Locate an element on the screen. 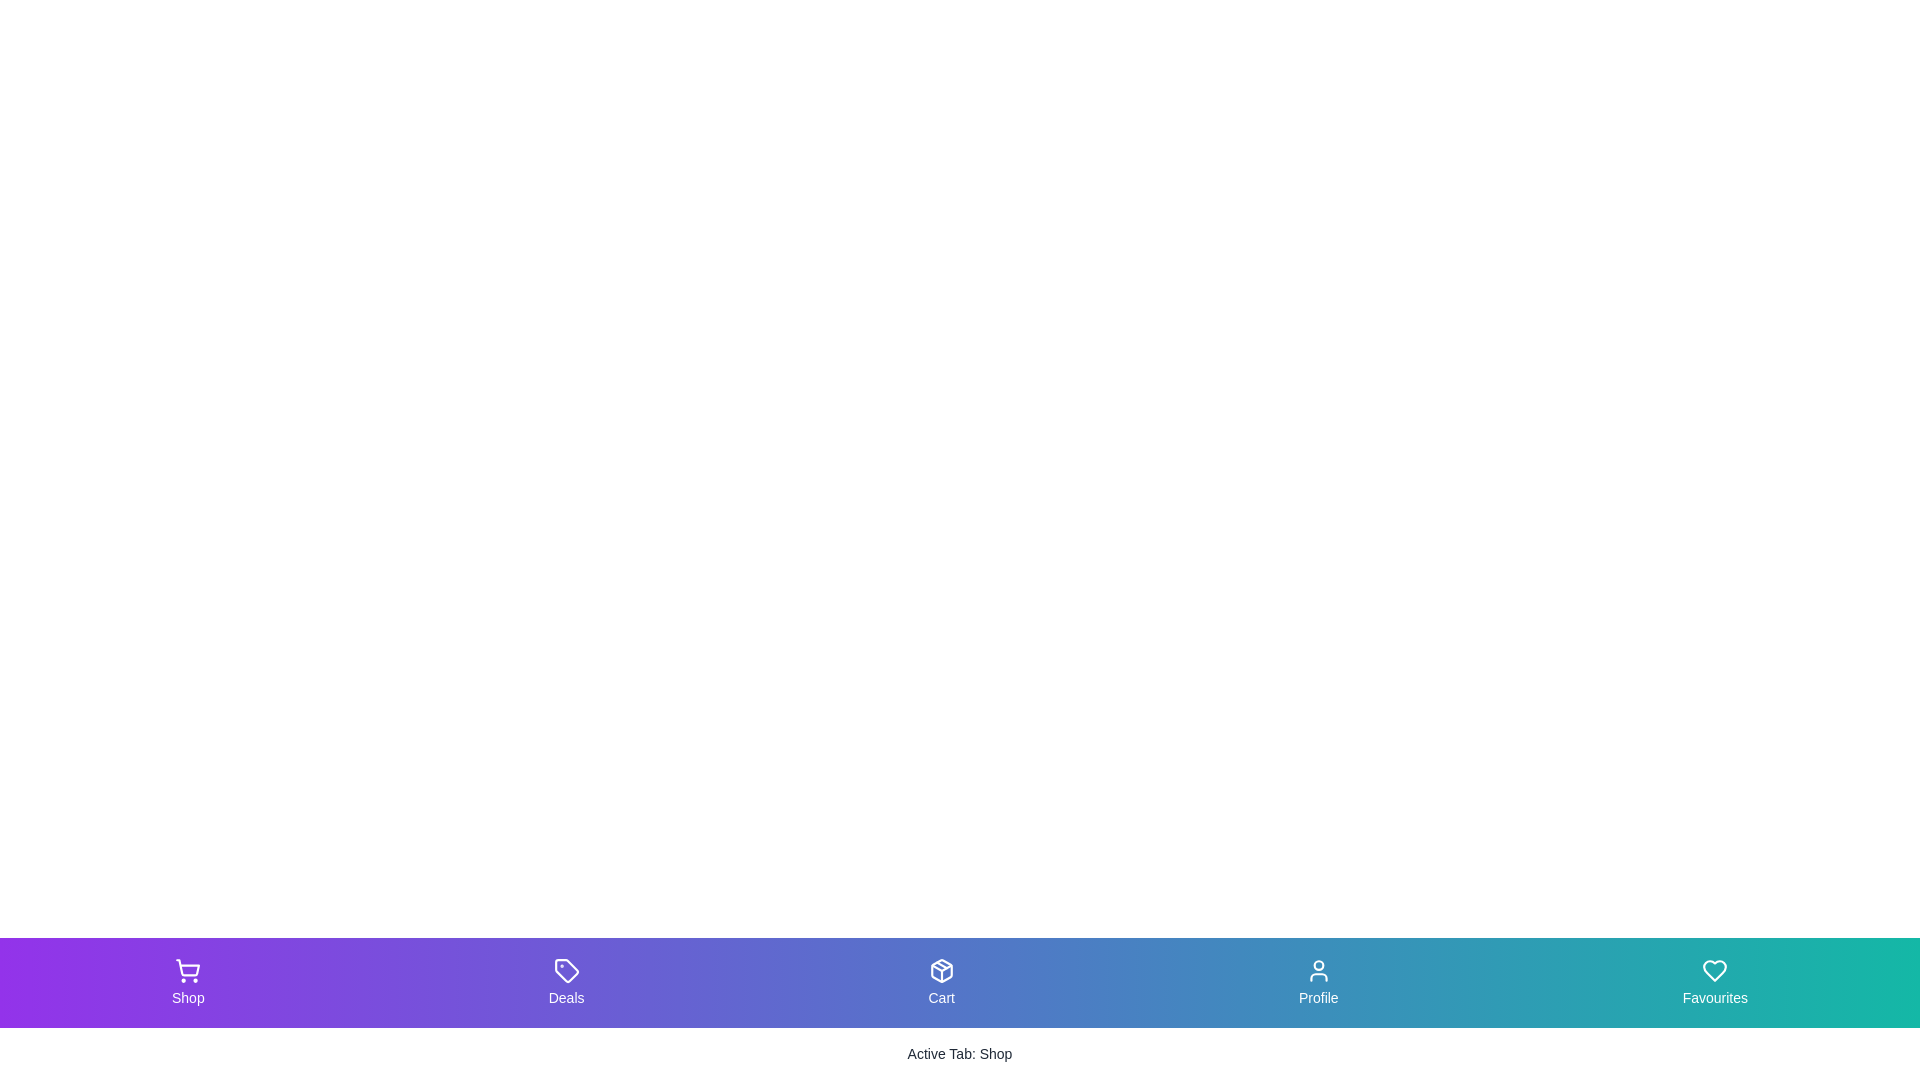 This screenshot has height=1080, width=1920. the Deals tab in the bottom navigation bar to navigate to its respective section is located at coordinates (565, 982).